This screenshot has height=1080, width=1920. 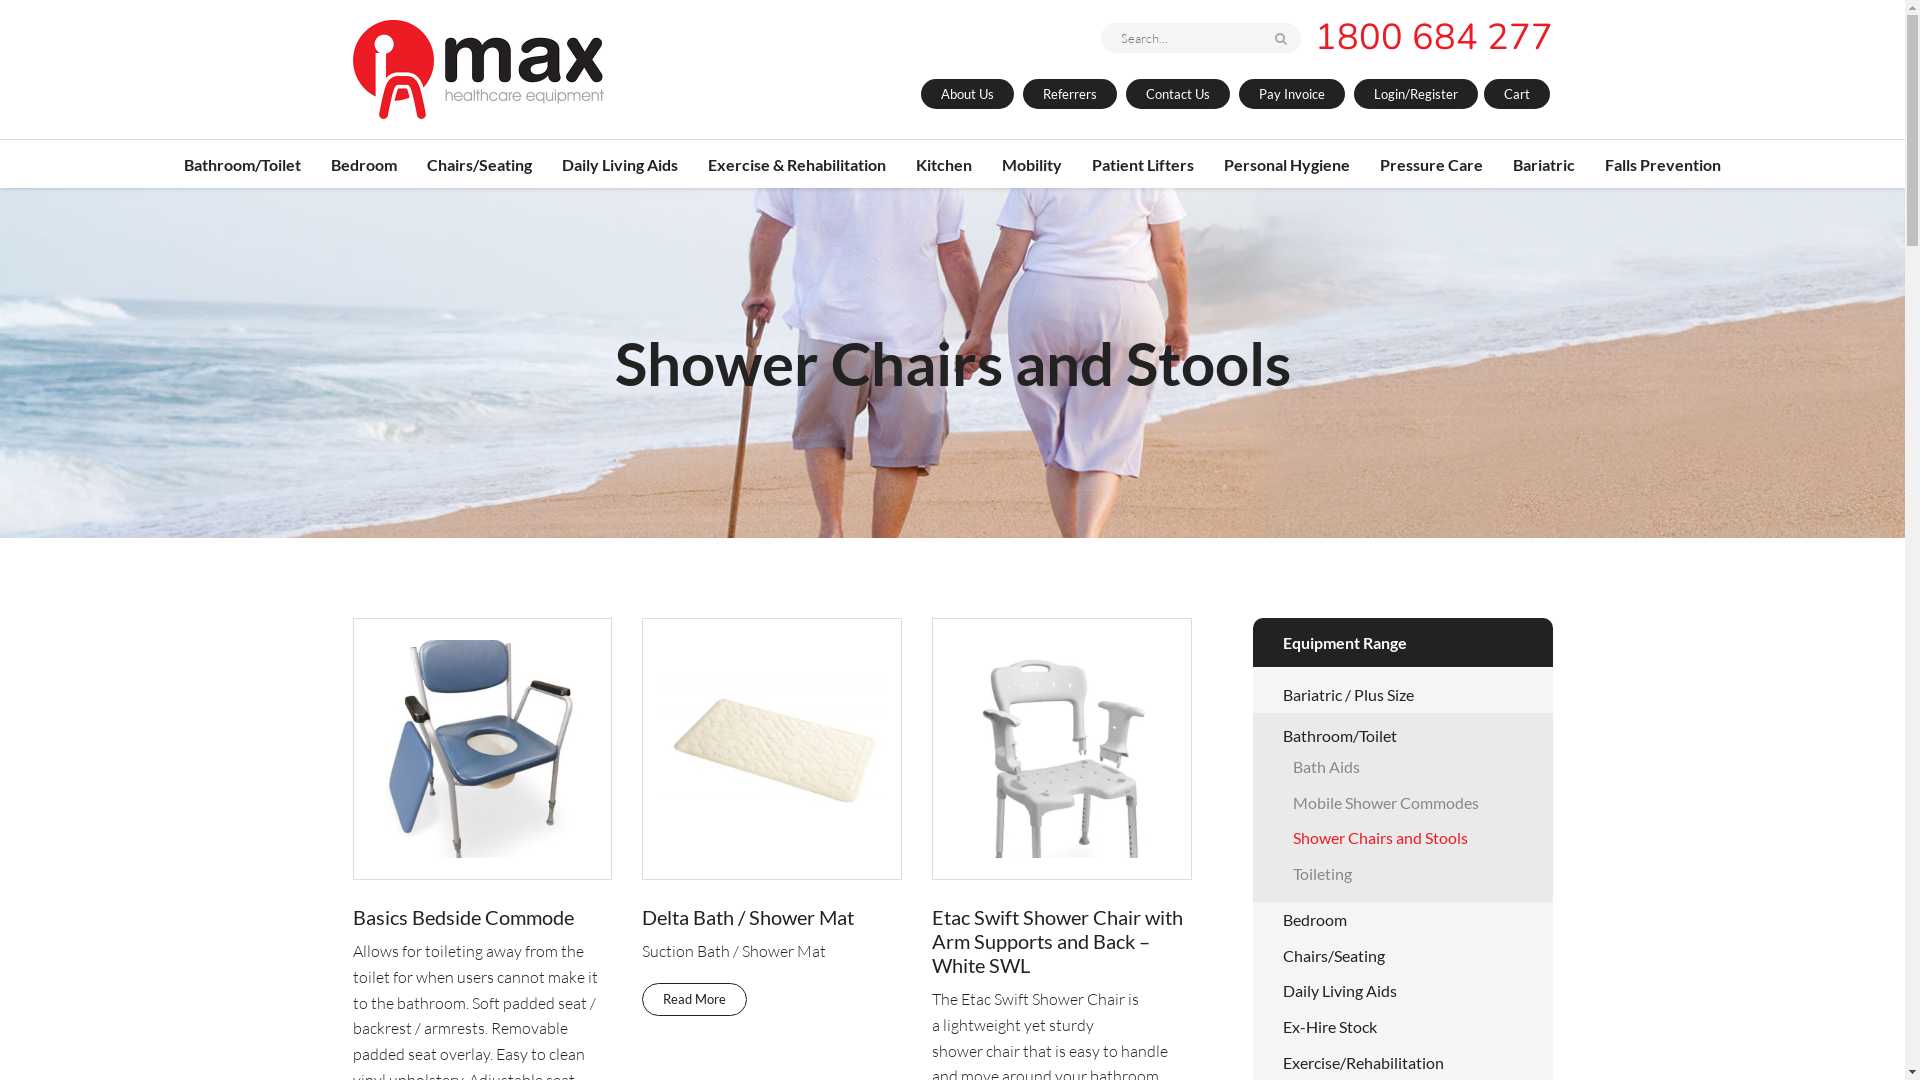 What do you see at coordinates (1333, 954) in the screenshot?
I see `'Chairs/Seating'` at bounding box center [1333, 954].